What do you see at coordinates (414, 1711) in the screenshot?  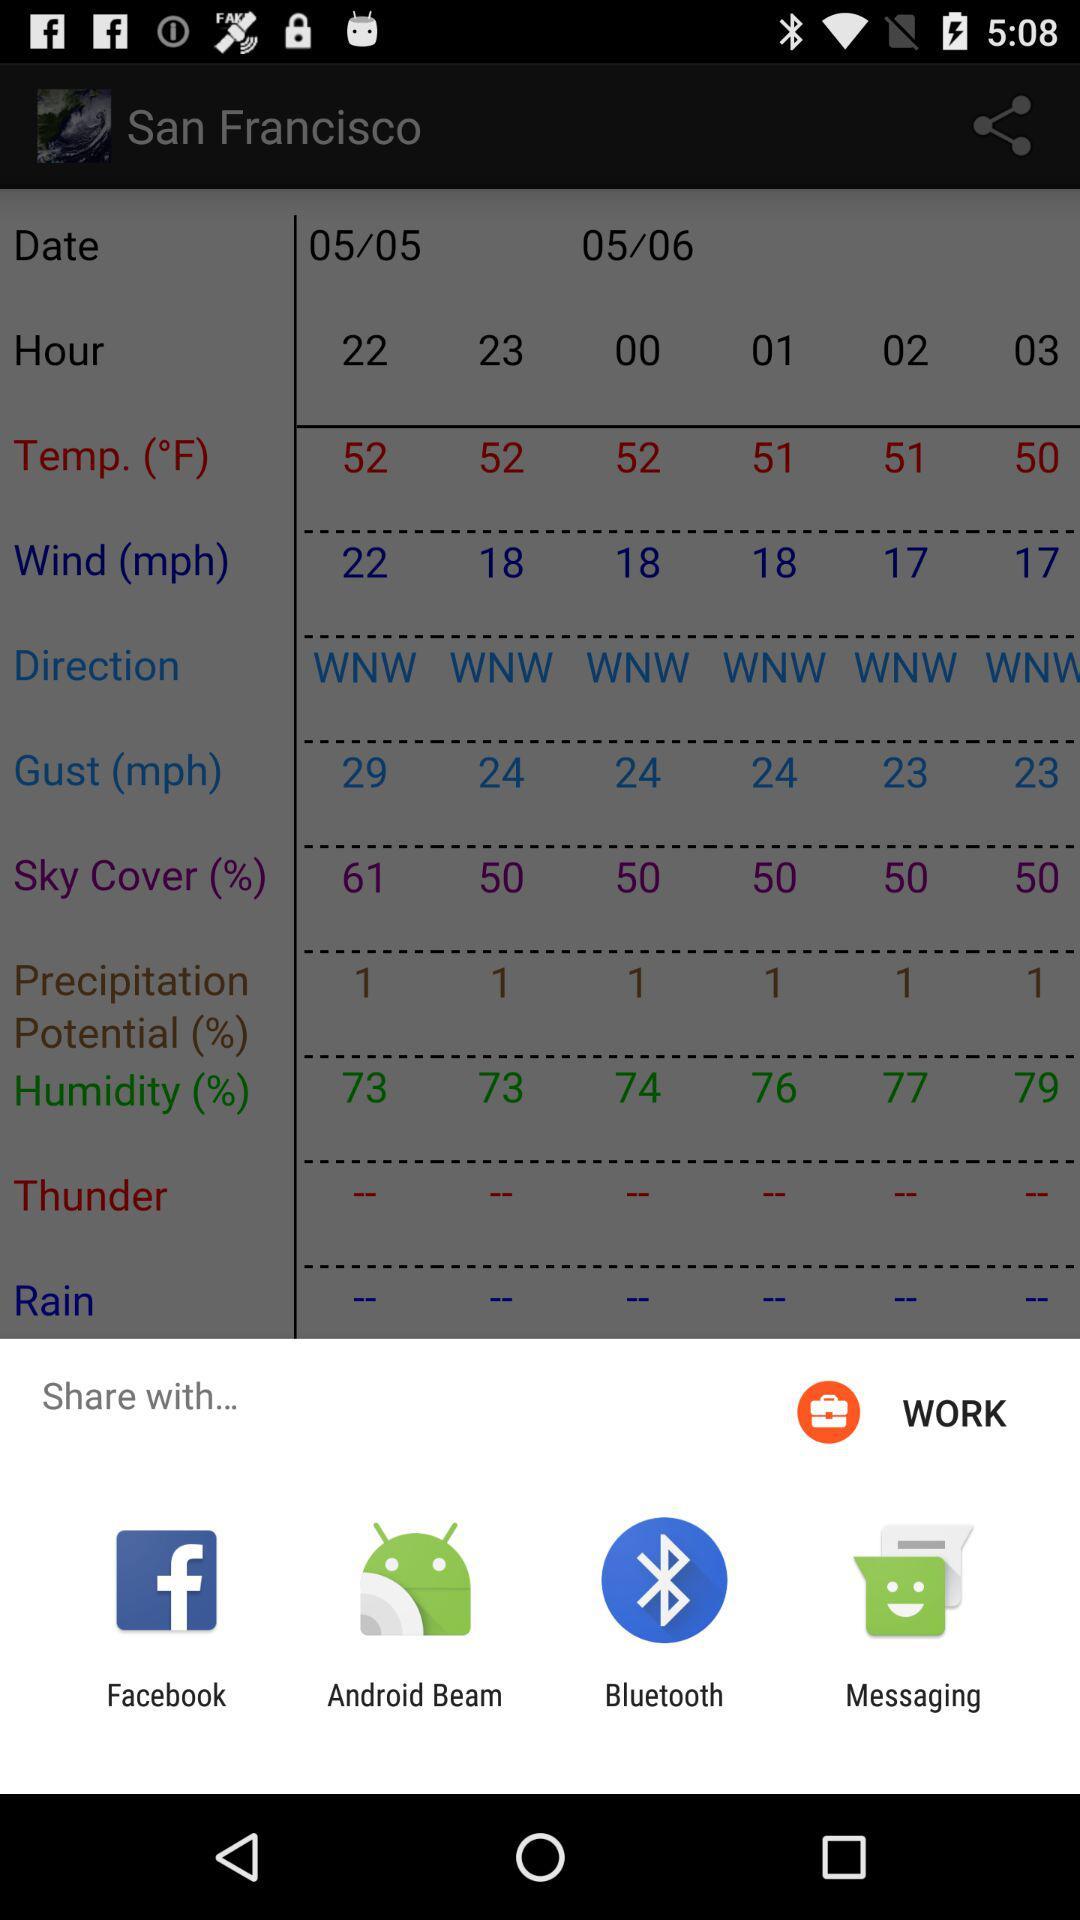 I see `android beam icon` at bounding box center [414, 1711].